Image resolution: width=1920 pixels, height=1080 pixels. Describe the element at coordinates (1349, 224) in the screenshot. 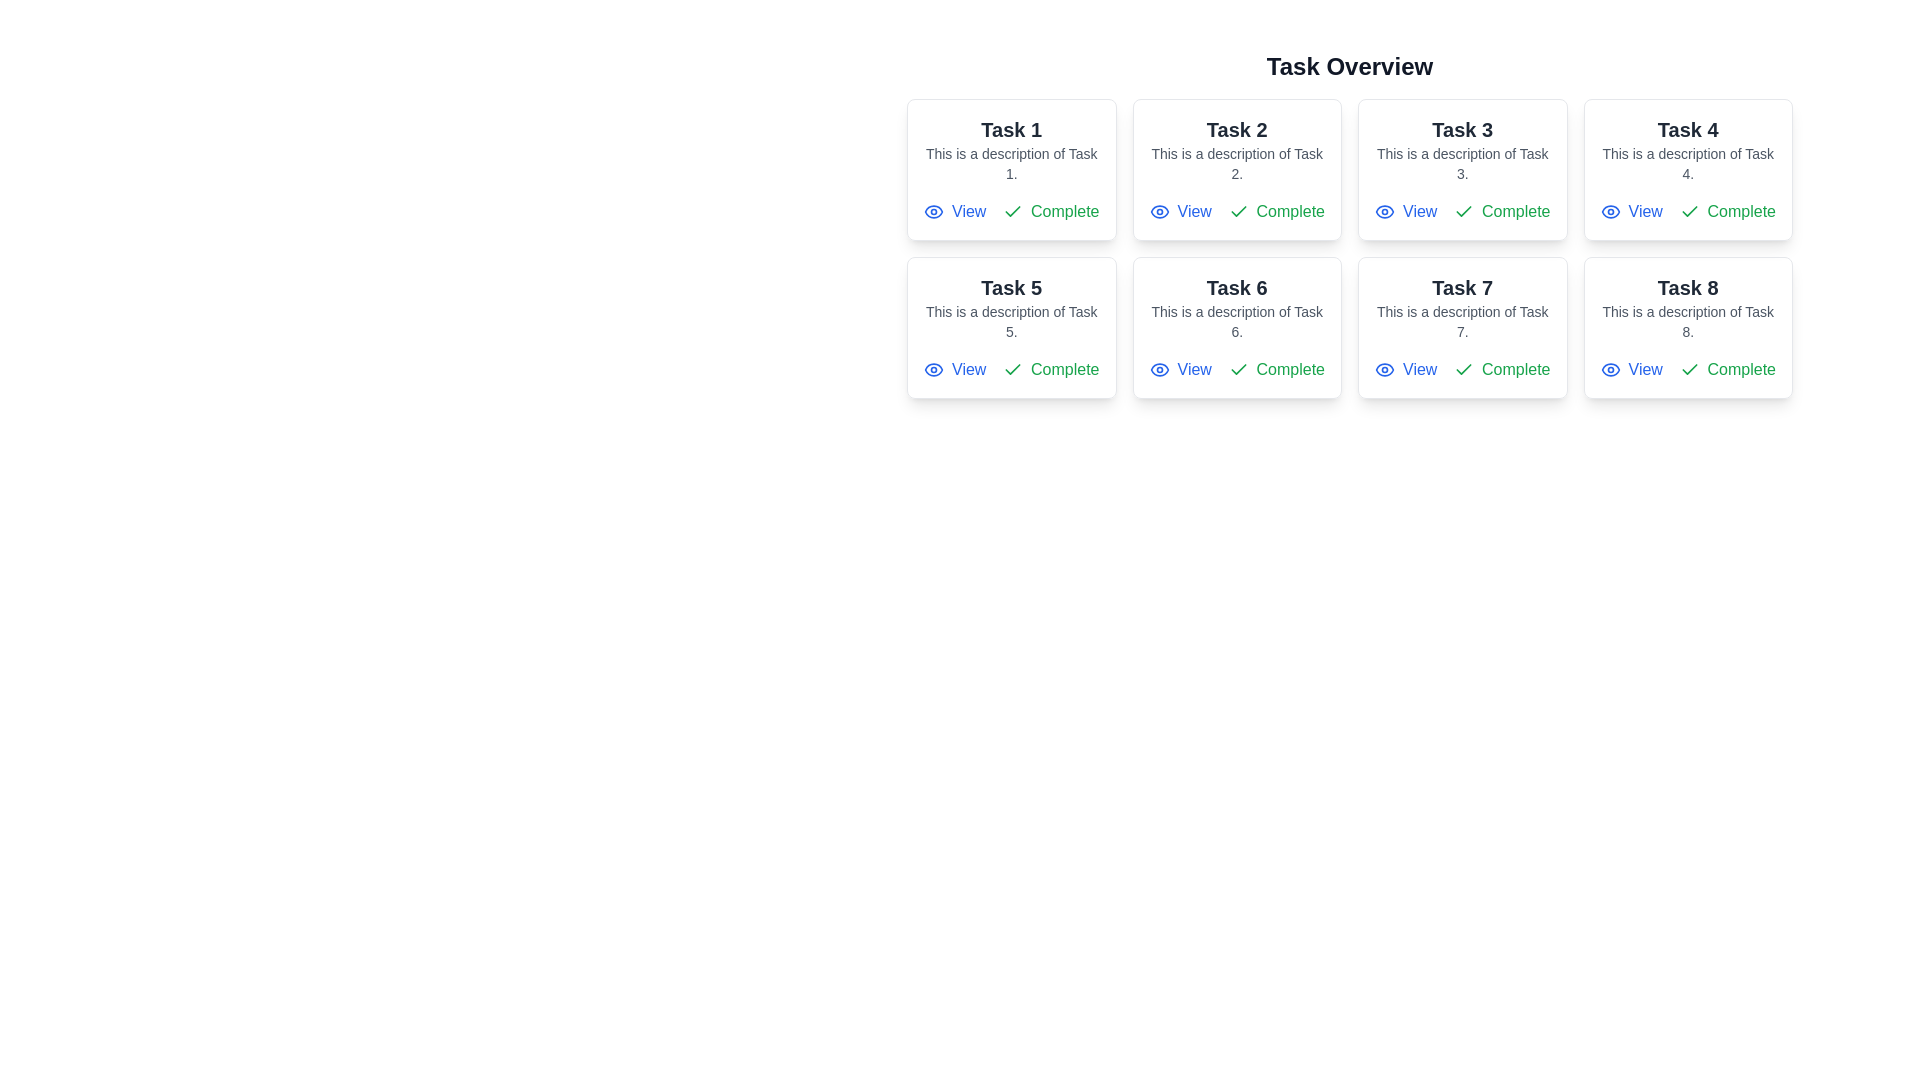

I see `the 'View' or 'Complete' buttons within the task cards located in the section titled 'Task Overview', which is centrally positioned in a grid layout` at that location.